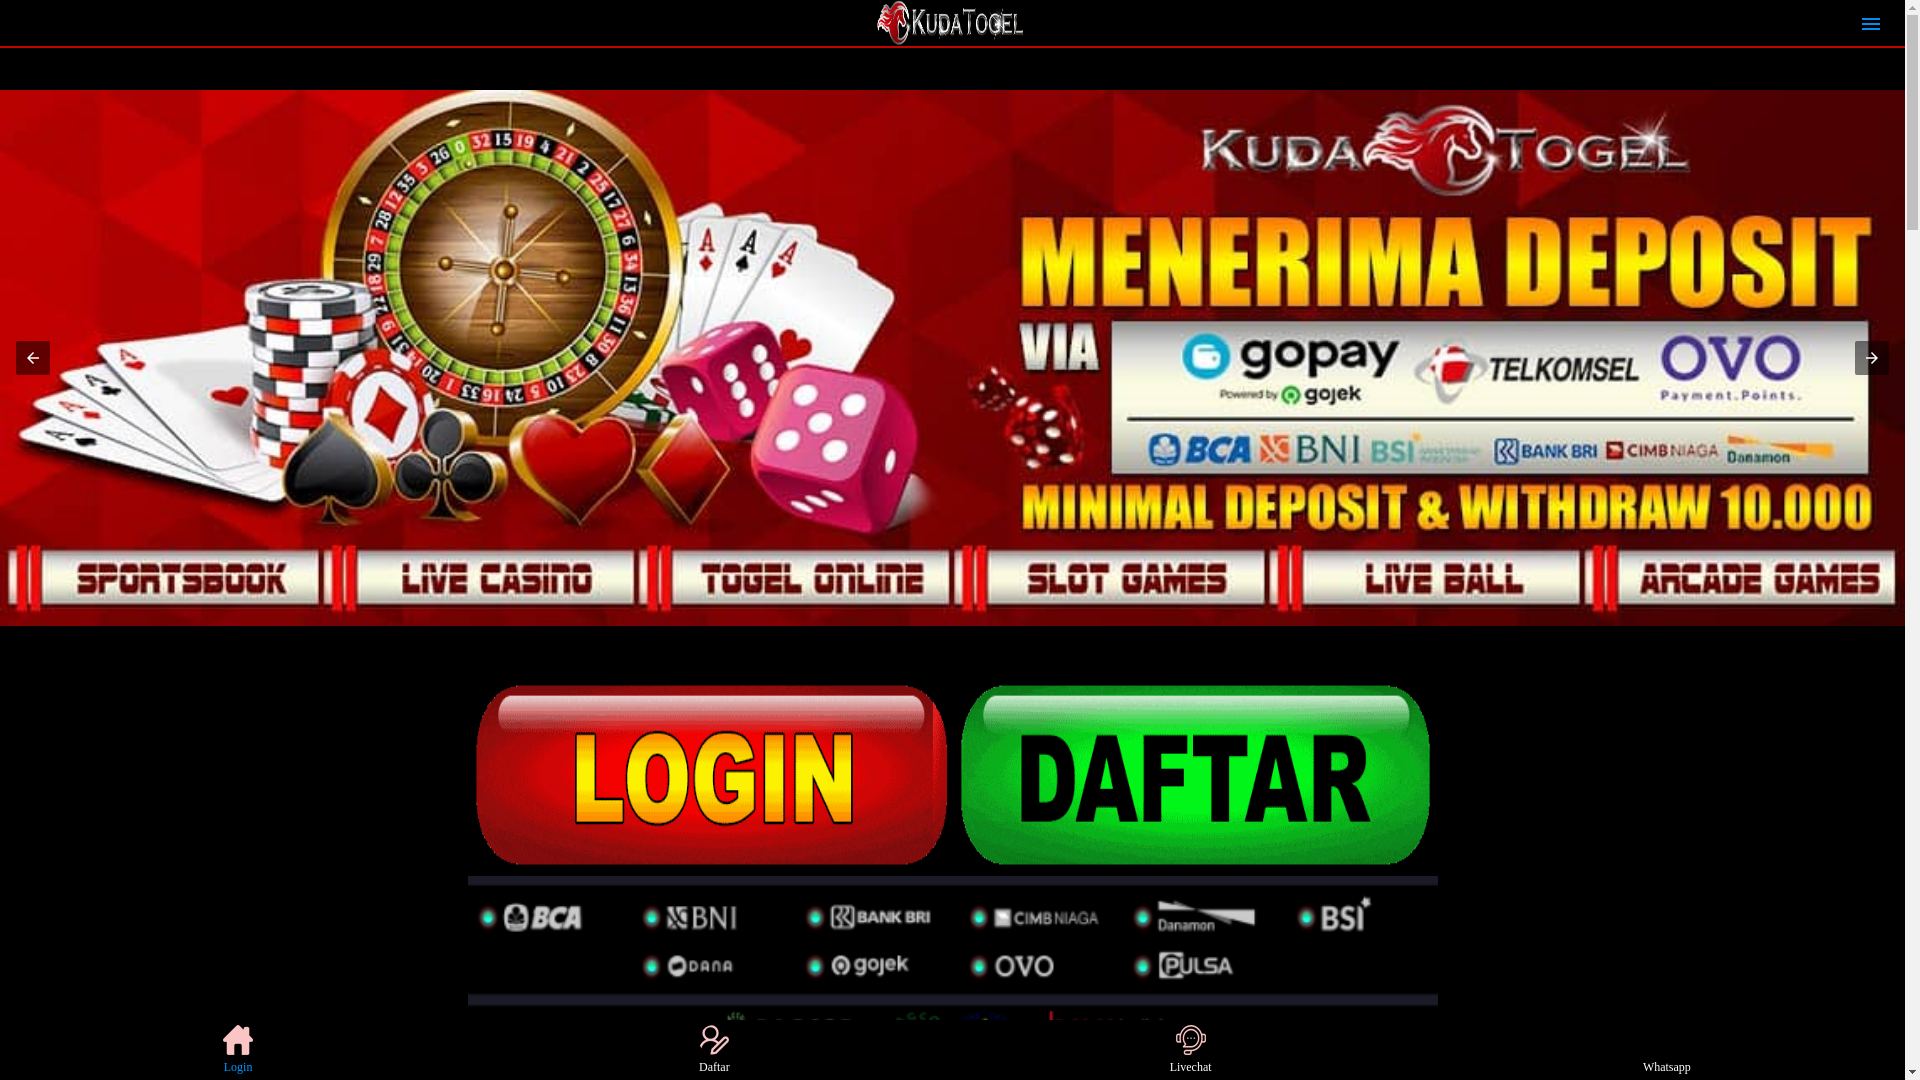 Image resolution: width=1920 pixels, height=1080 pixels. I want to click on 'Daftar', so click(676, 1048).